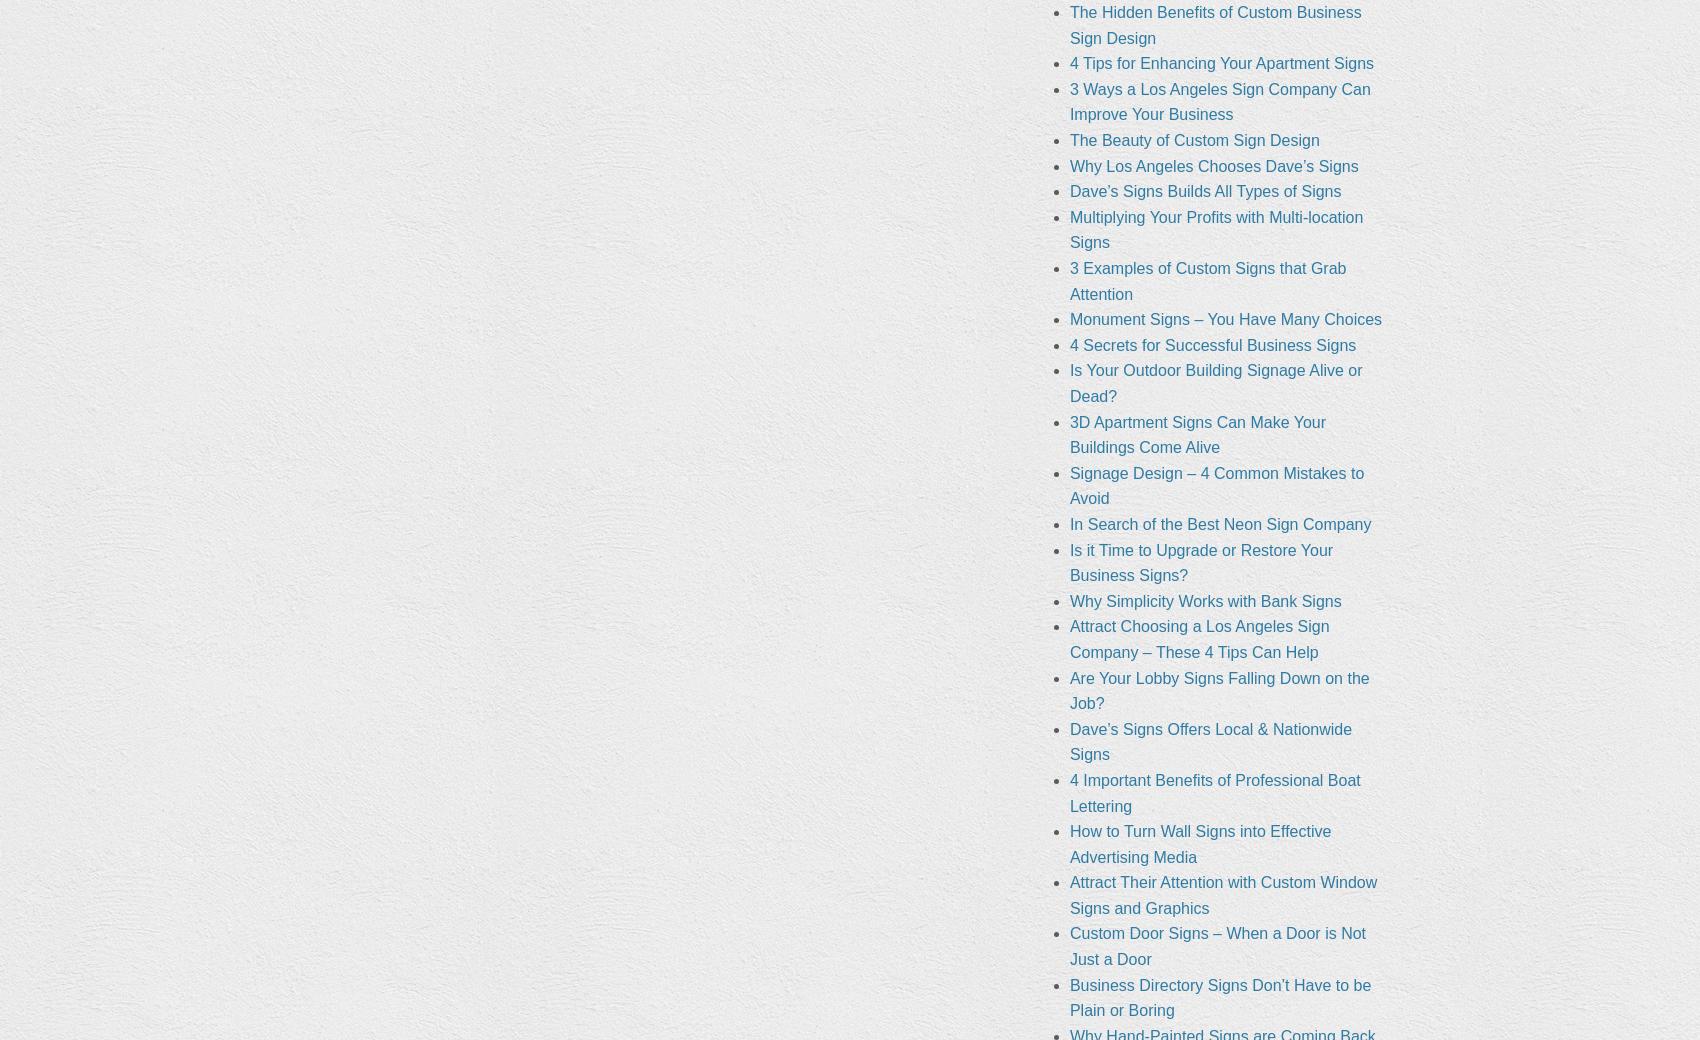 The image size is (1700, 1040). I want to click on 'Is it Time to Upgrade or Restore Your Business Signs?', so click(1200, 561).